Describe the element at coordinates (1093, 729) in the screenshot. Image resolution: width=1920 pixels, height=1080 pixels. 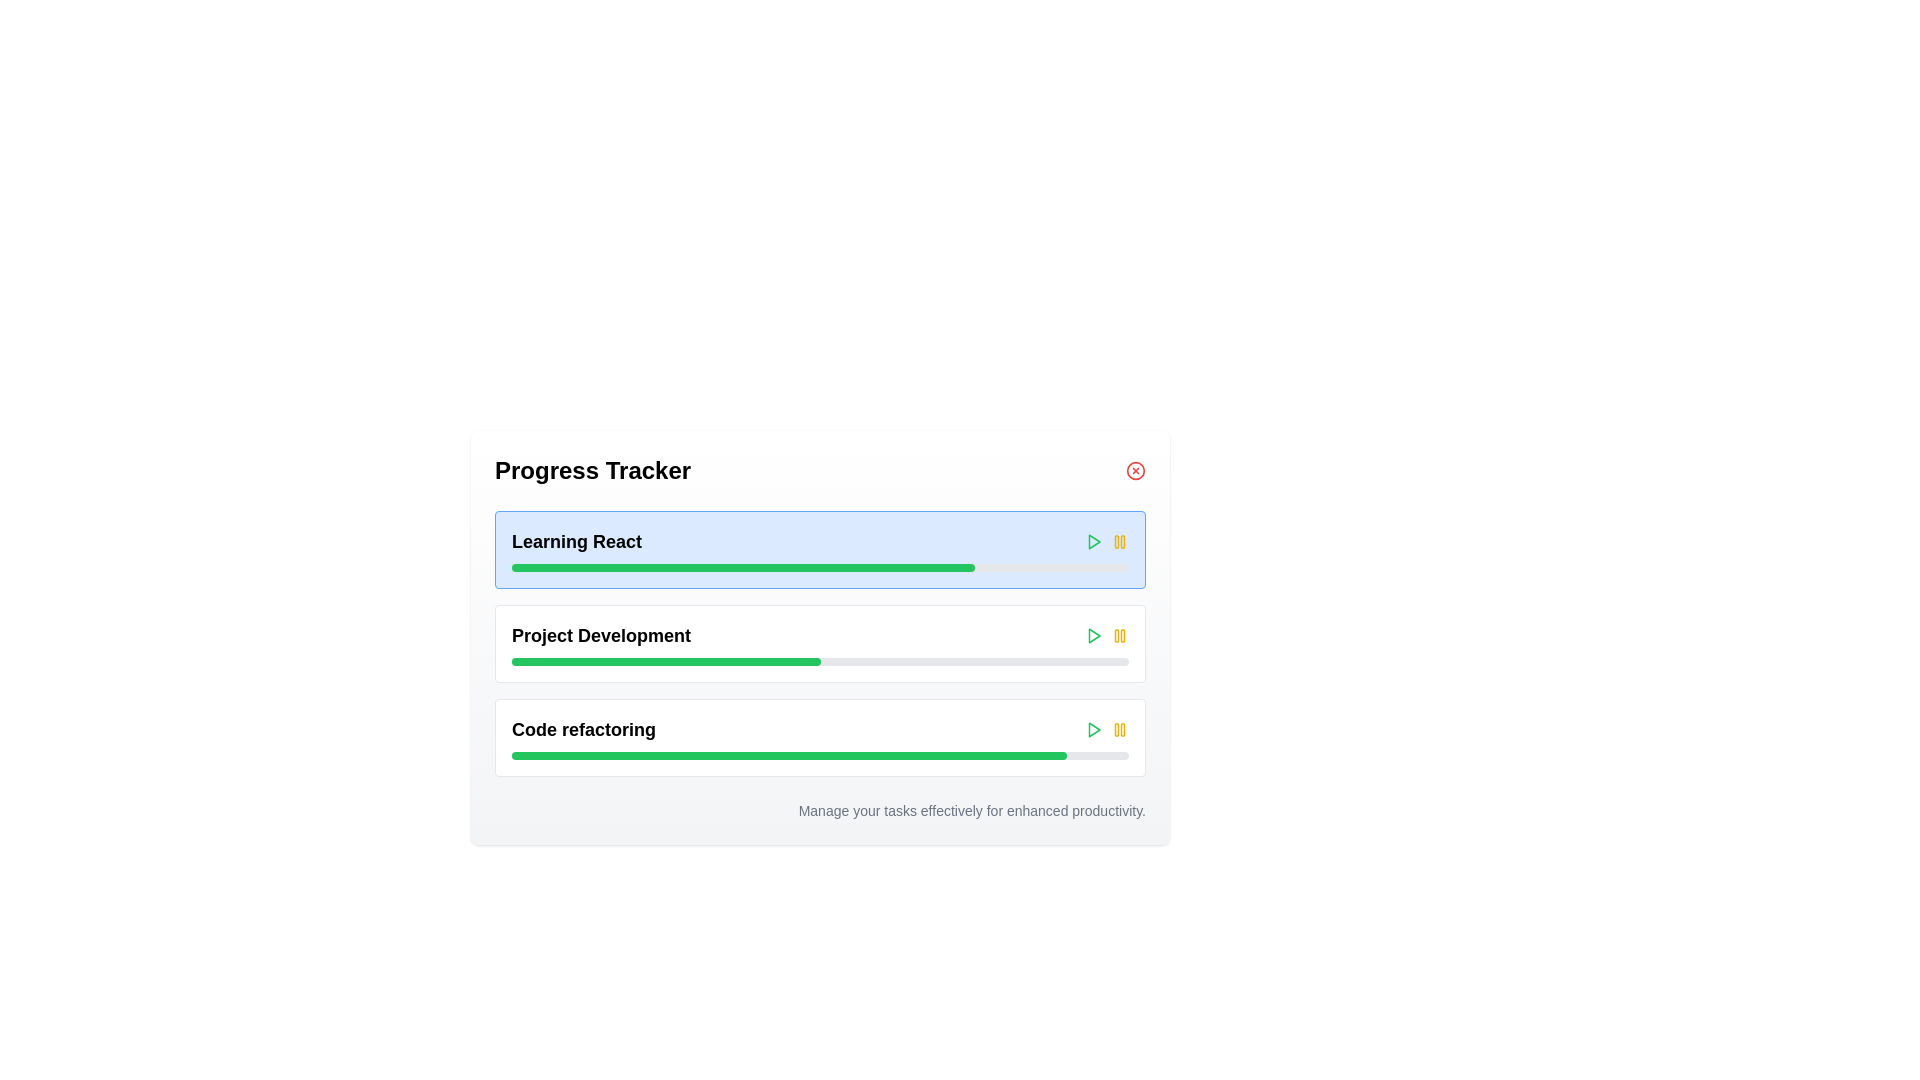
I see `the play button` at that location.